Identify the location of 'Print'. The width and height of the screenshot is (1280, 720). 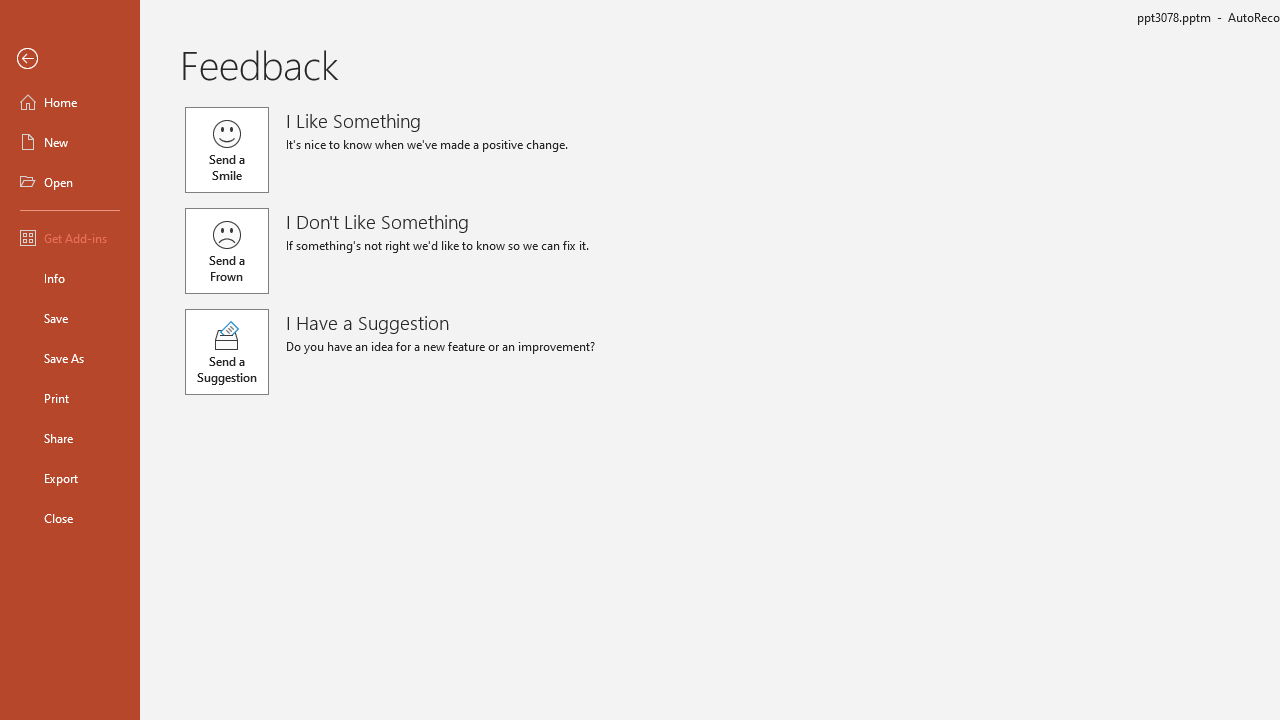
(69, 398).